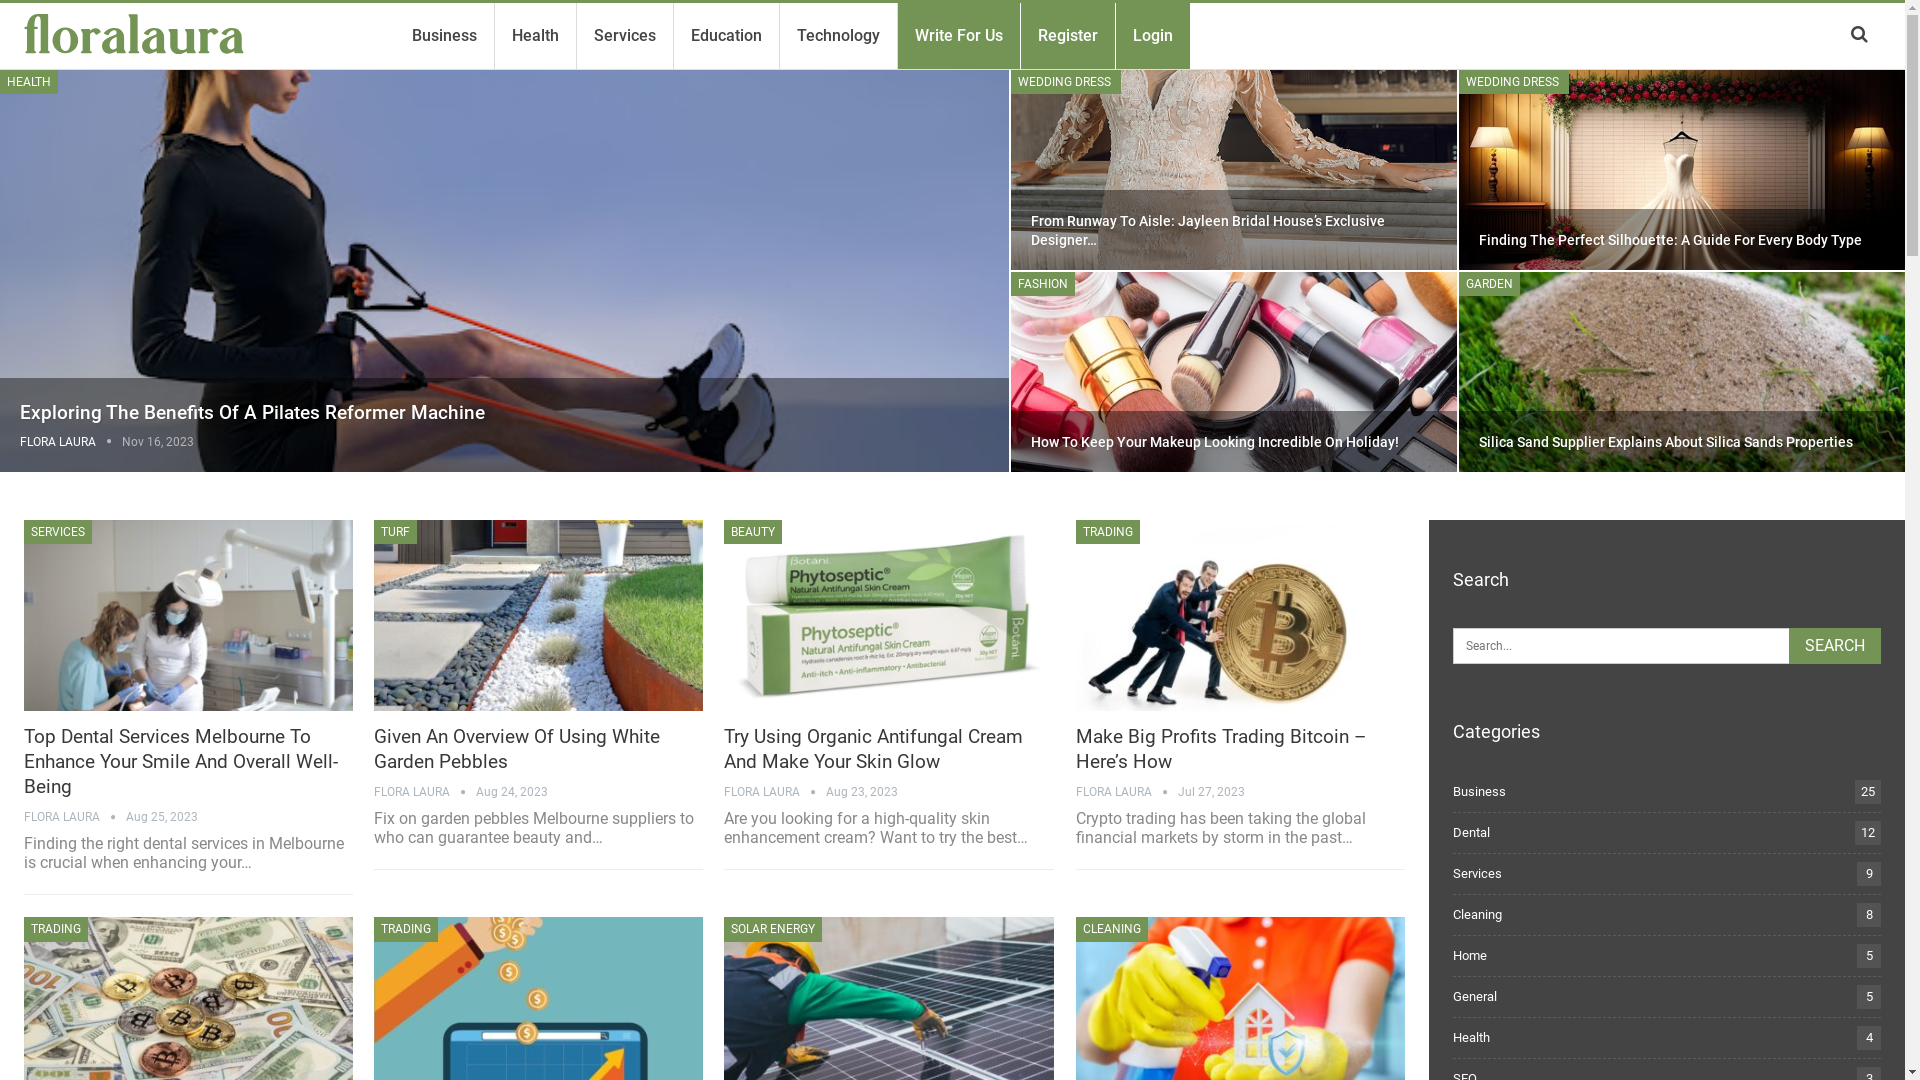 Image resolution: width=1920 pixels, height=1080 pixels. What do you see at coordinates (75, 817) in the screenshot?
I see `'FLORA LAURA'` at bounding box center [75, 817].